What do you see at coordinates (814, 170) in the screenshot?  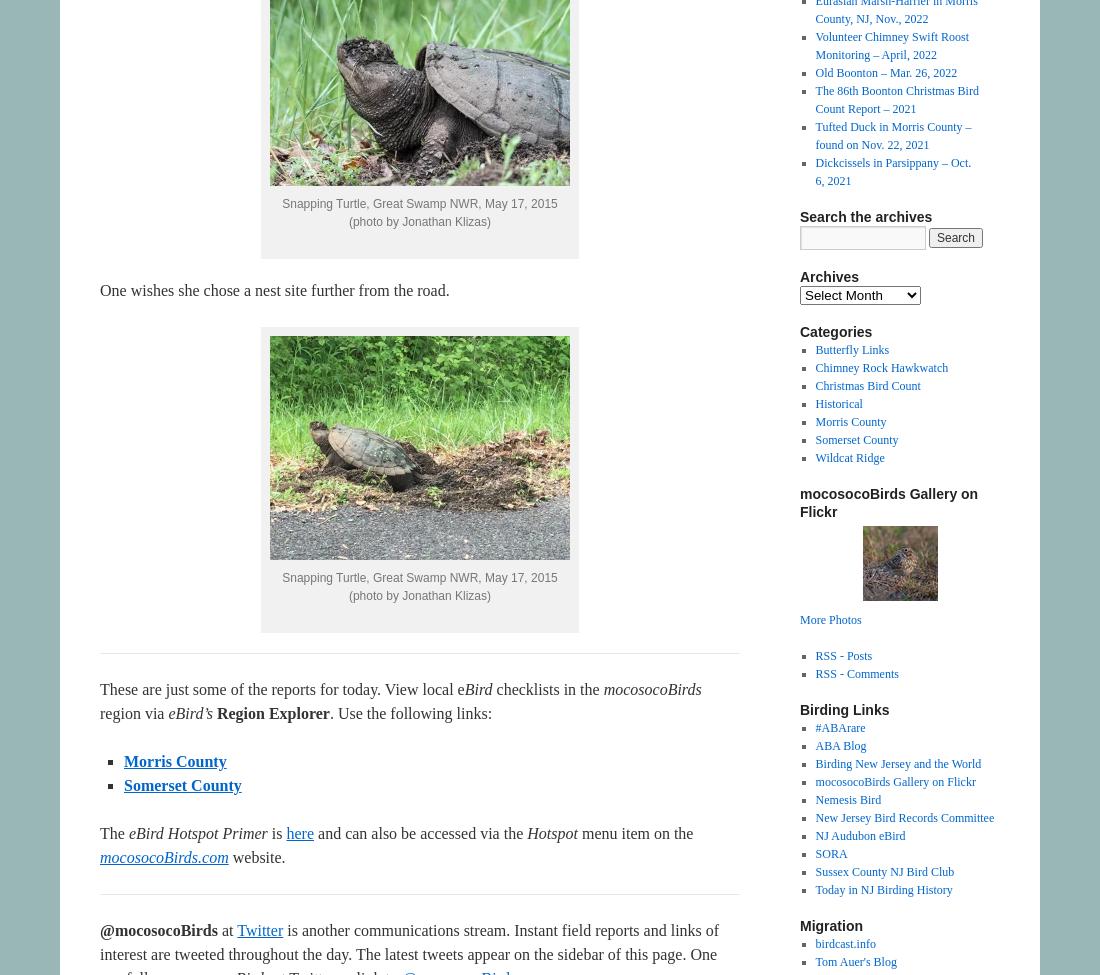 I see `'Dickcissels in Parsippany – Oct. 6, 2021'` at bounding box center [814, 170].